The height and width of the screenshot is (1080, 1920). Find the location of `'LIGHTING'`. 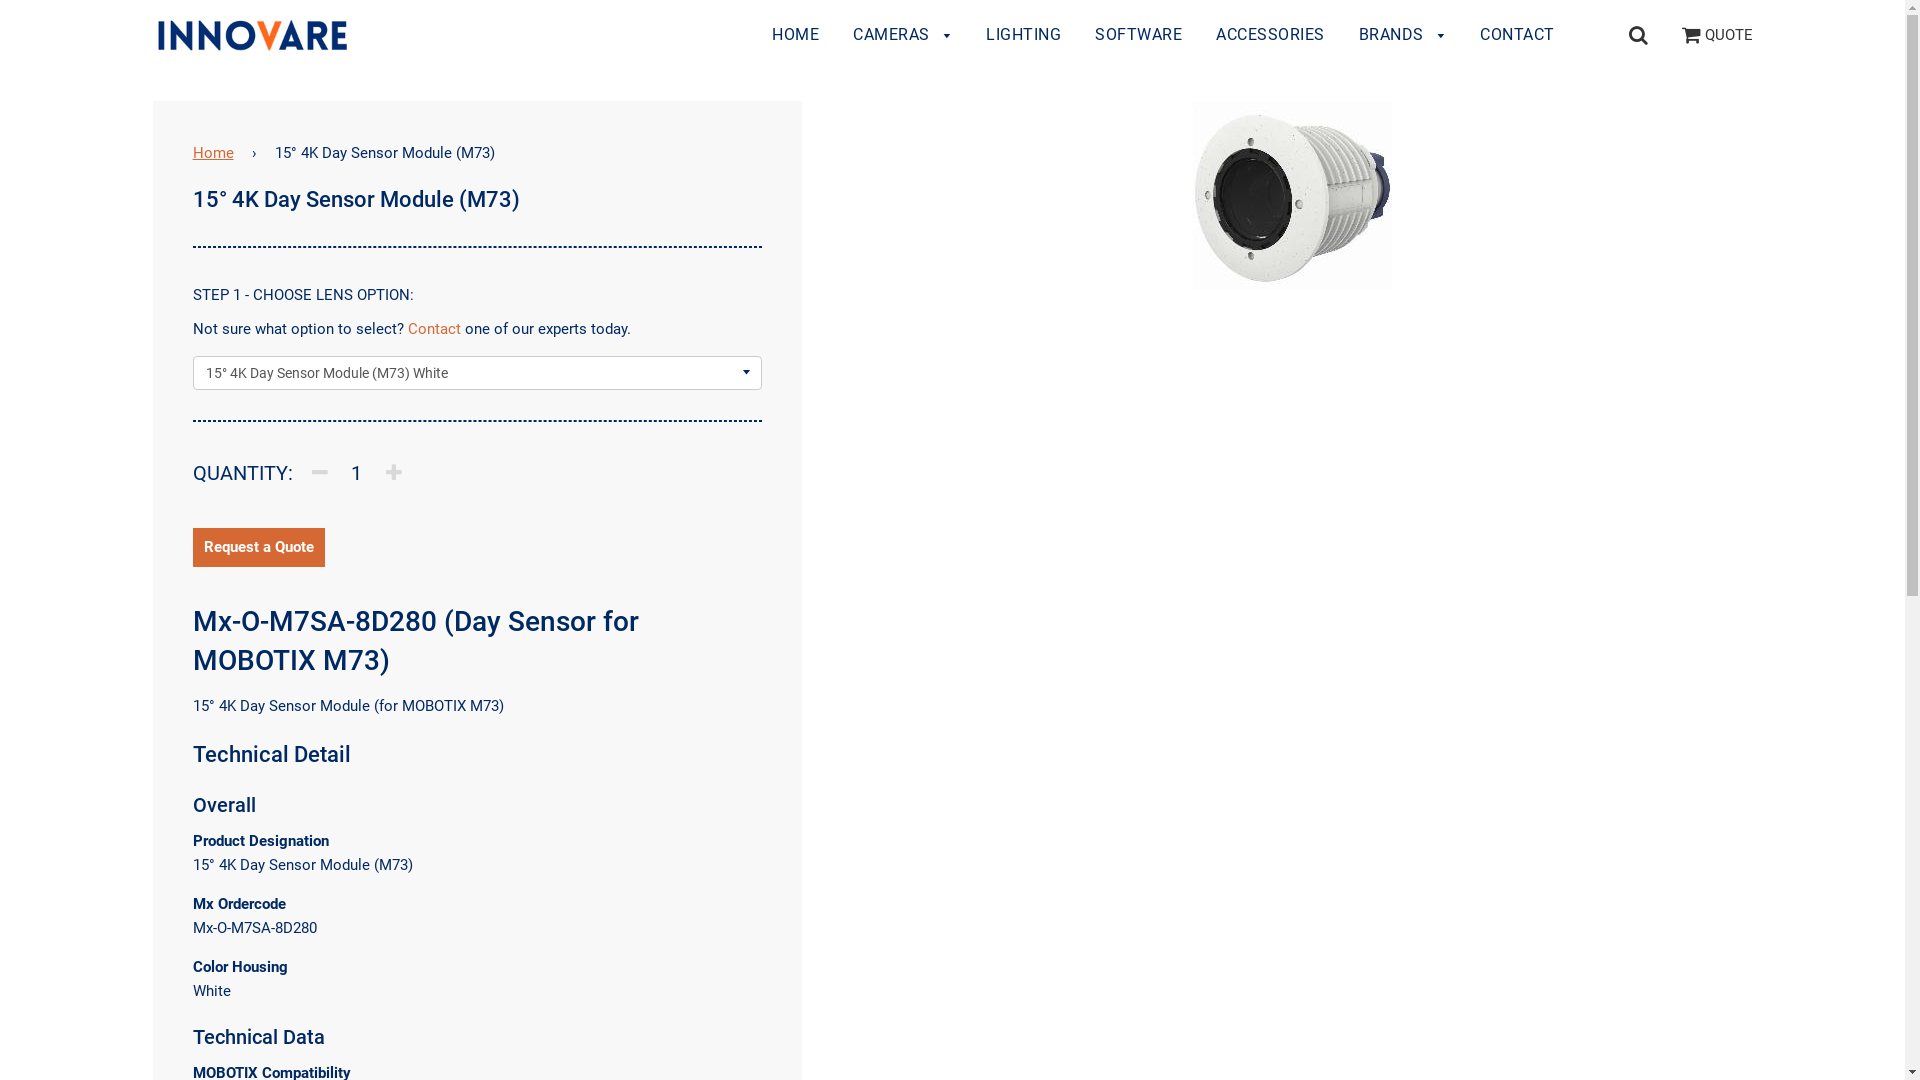

'LIGHTING' is located at coordinates (970, 34).